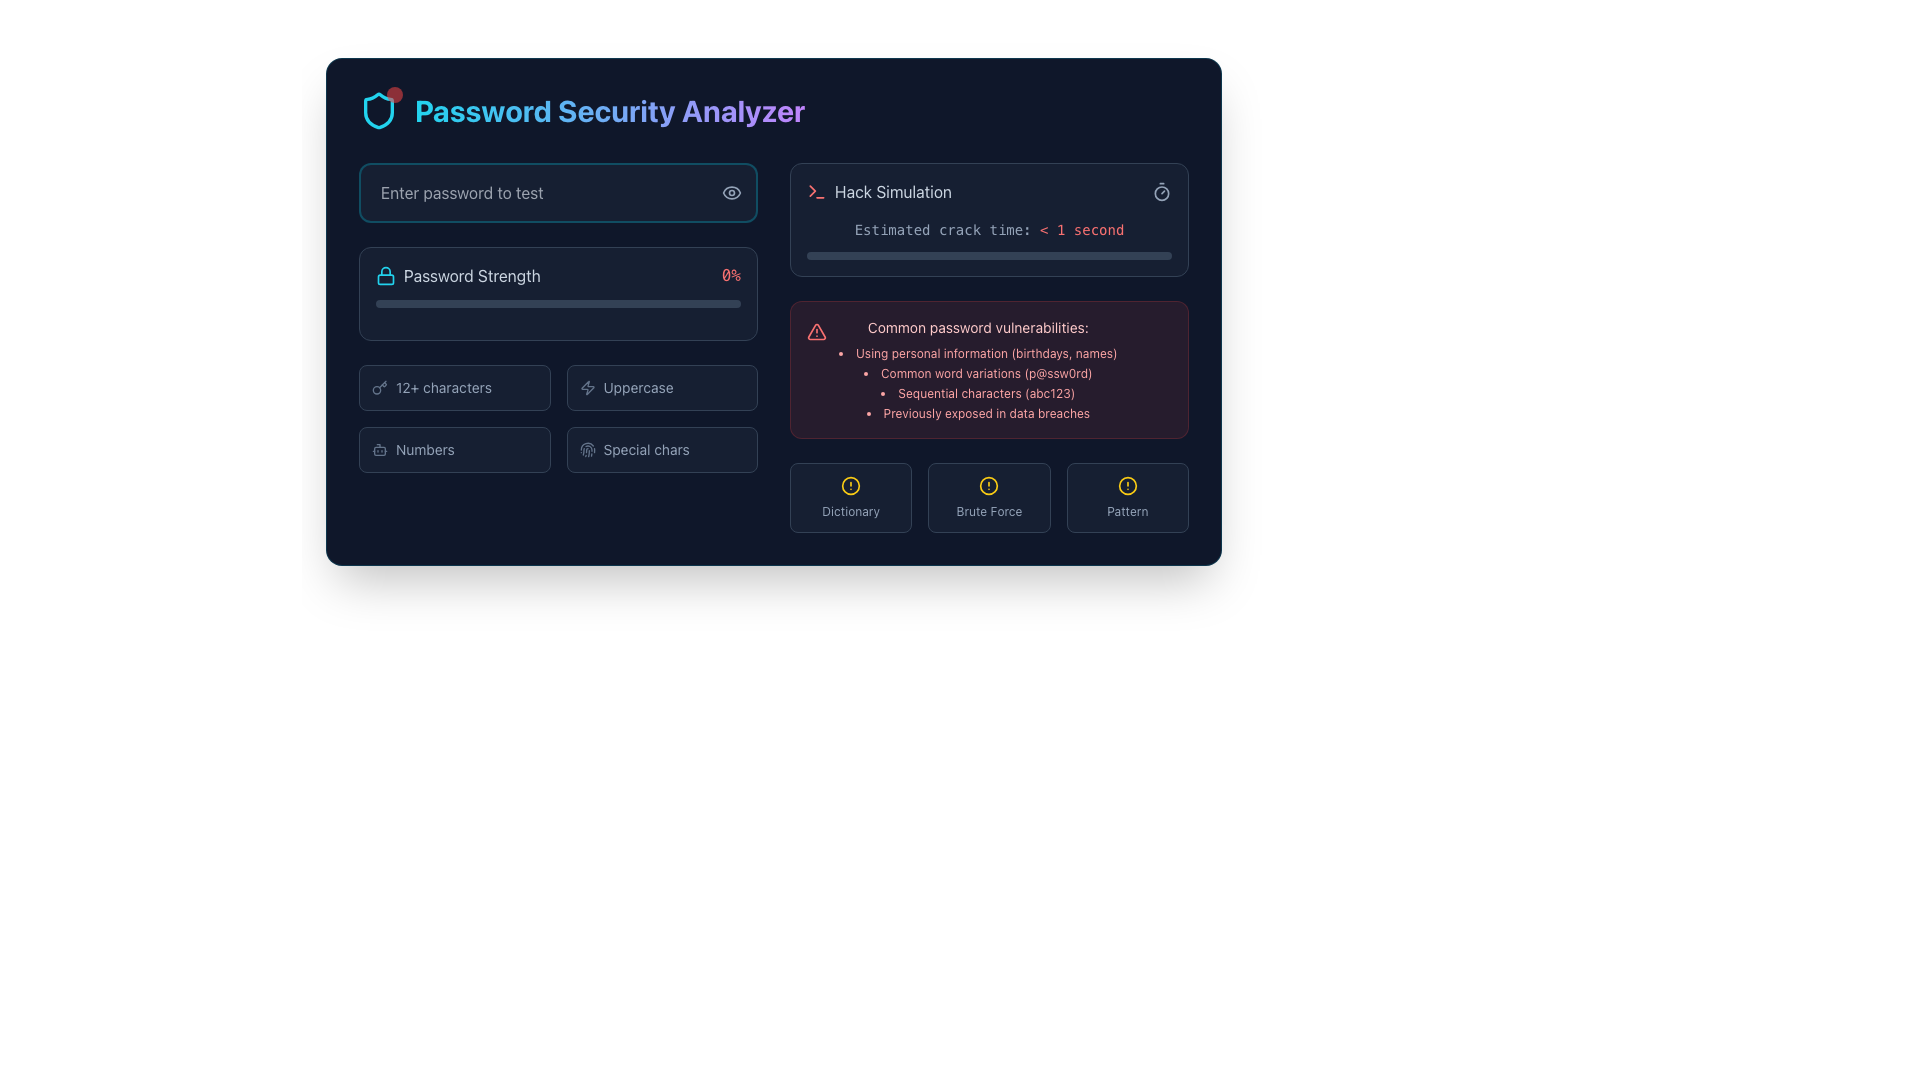  Describe the element at coordinates (816, 330) in the screenshot. I see `the Warning Triangle icon, which is a triangular warning symbol with a red or orange filled interior, located in the 'Common password vulnerabilities' section` at that location.